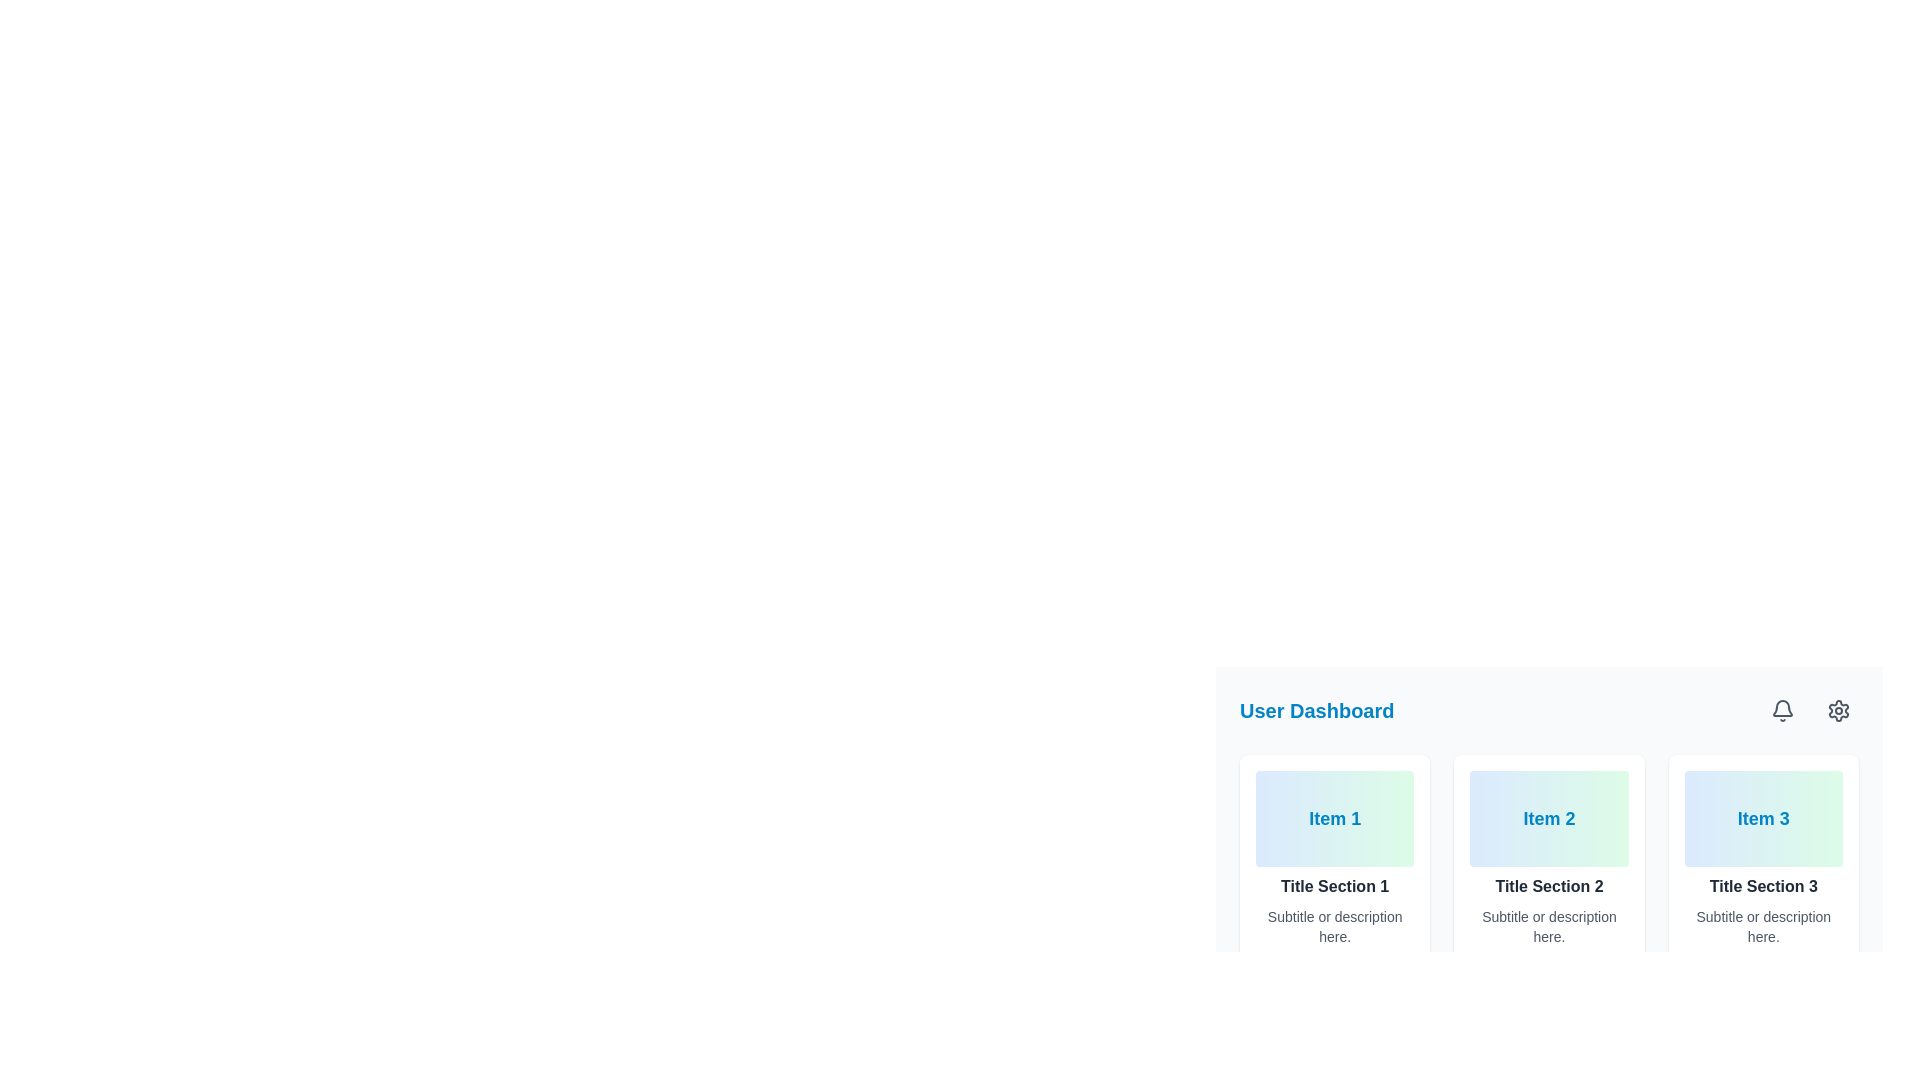 Image resolution: width=1920 pixels, height=1080 pixels. What do you see at coordinates (1548, 886) in the screenshot?
I see `the text element displaying the title 'Title Section 2', which is centered below the gradient box labeled 'Item 2'` at bounding box center [1548, 886].